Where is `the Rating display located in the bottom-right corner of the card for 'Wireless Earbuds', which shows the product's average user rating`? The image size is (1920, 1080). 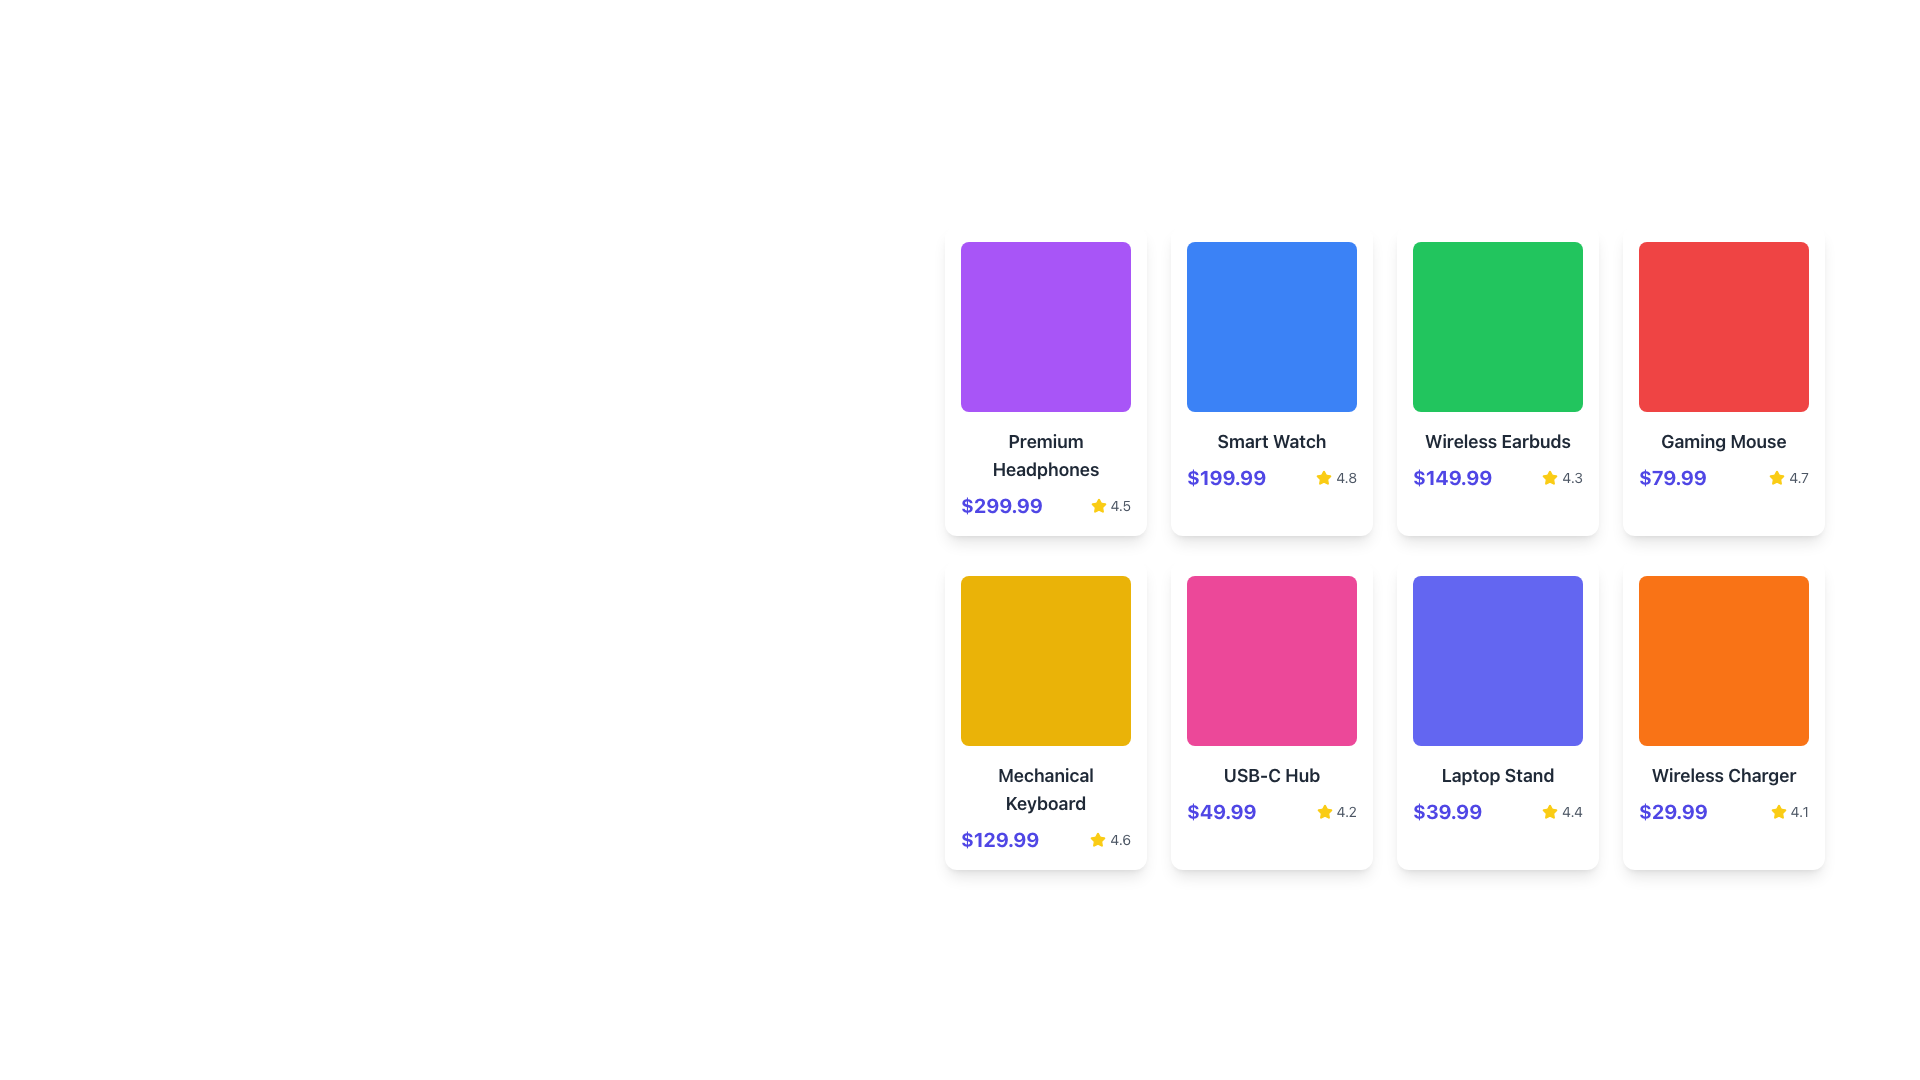 the Rating display located in the bottom-right corner of the card for 'Wireless Earbuds', which shows the product's average user rating is located at coordinates (1561, 478).